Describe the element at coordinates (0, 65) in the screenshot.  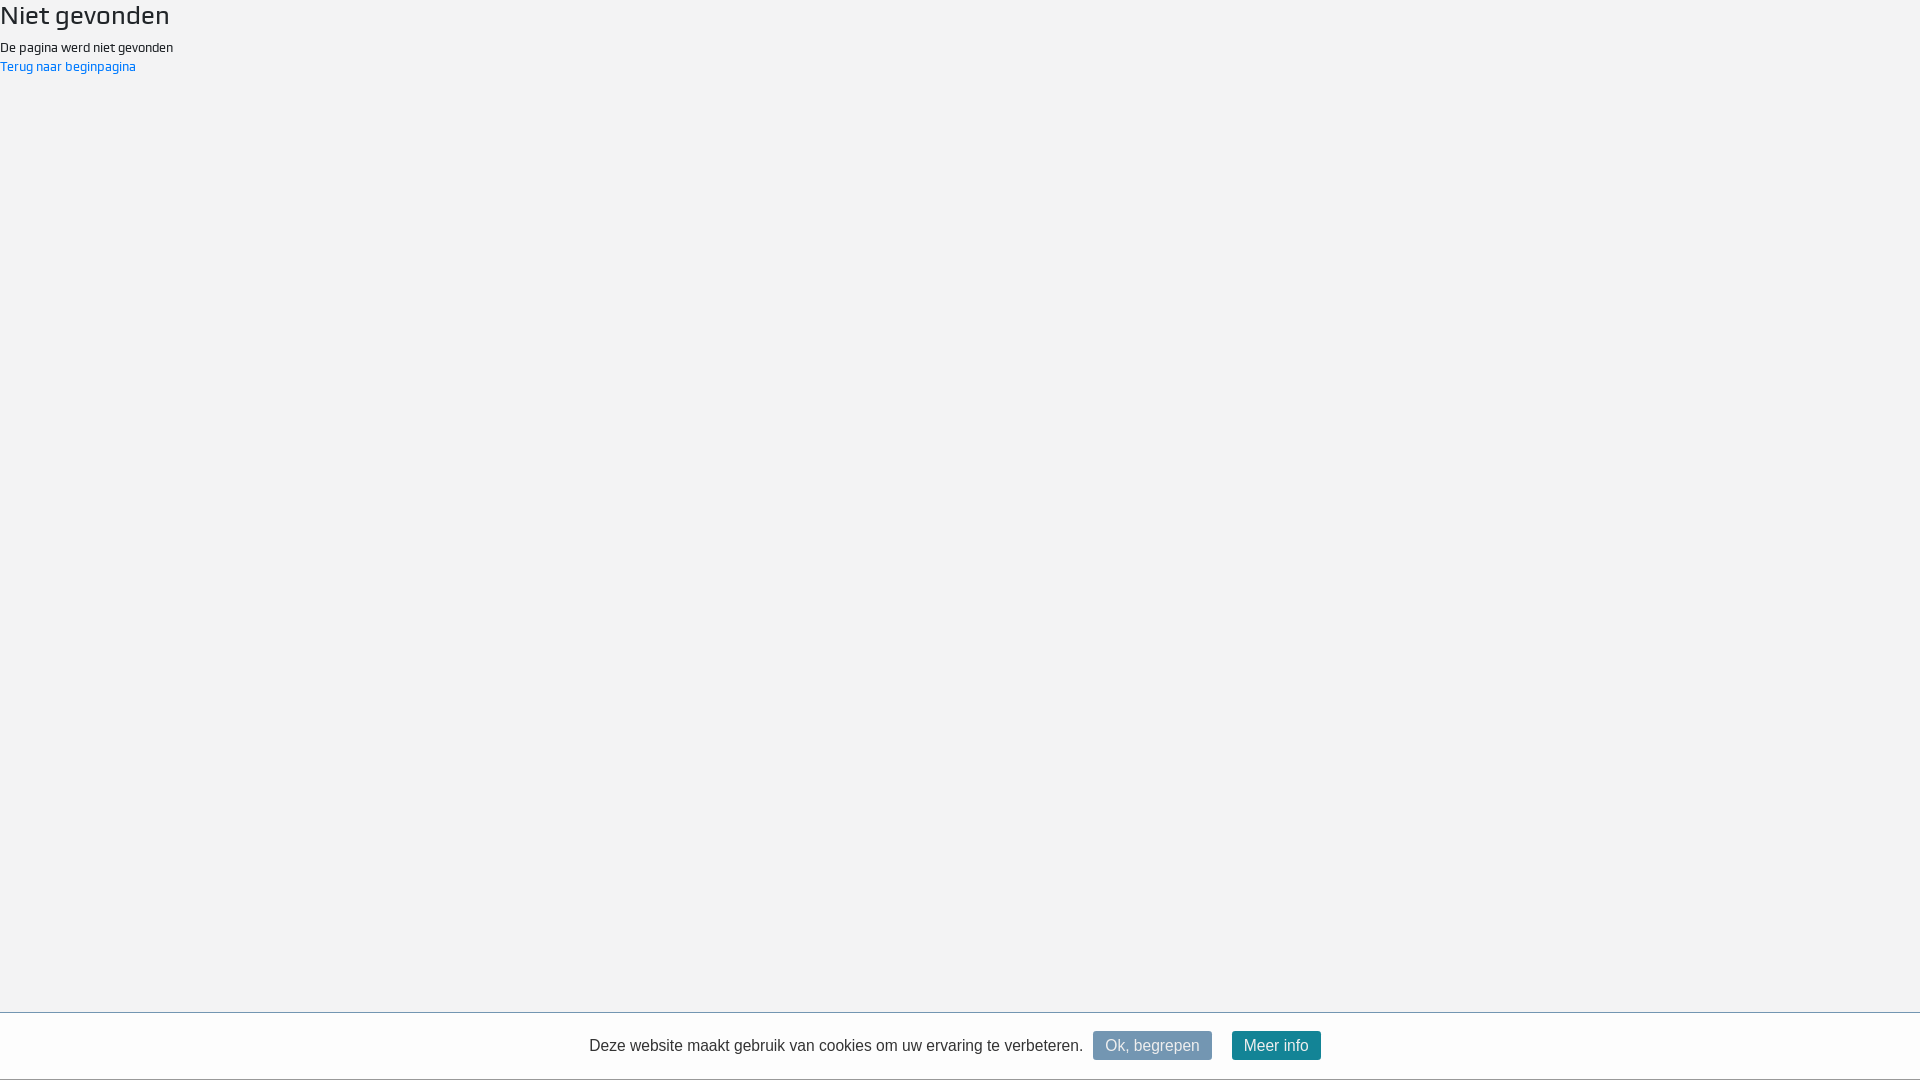
I see `'Terug naar beginpagina'` at that location.